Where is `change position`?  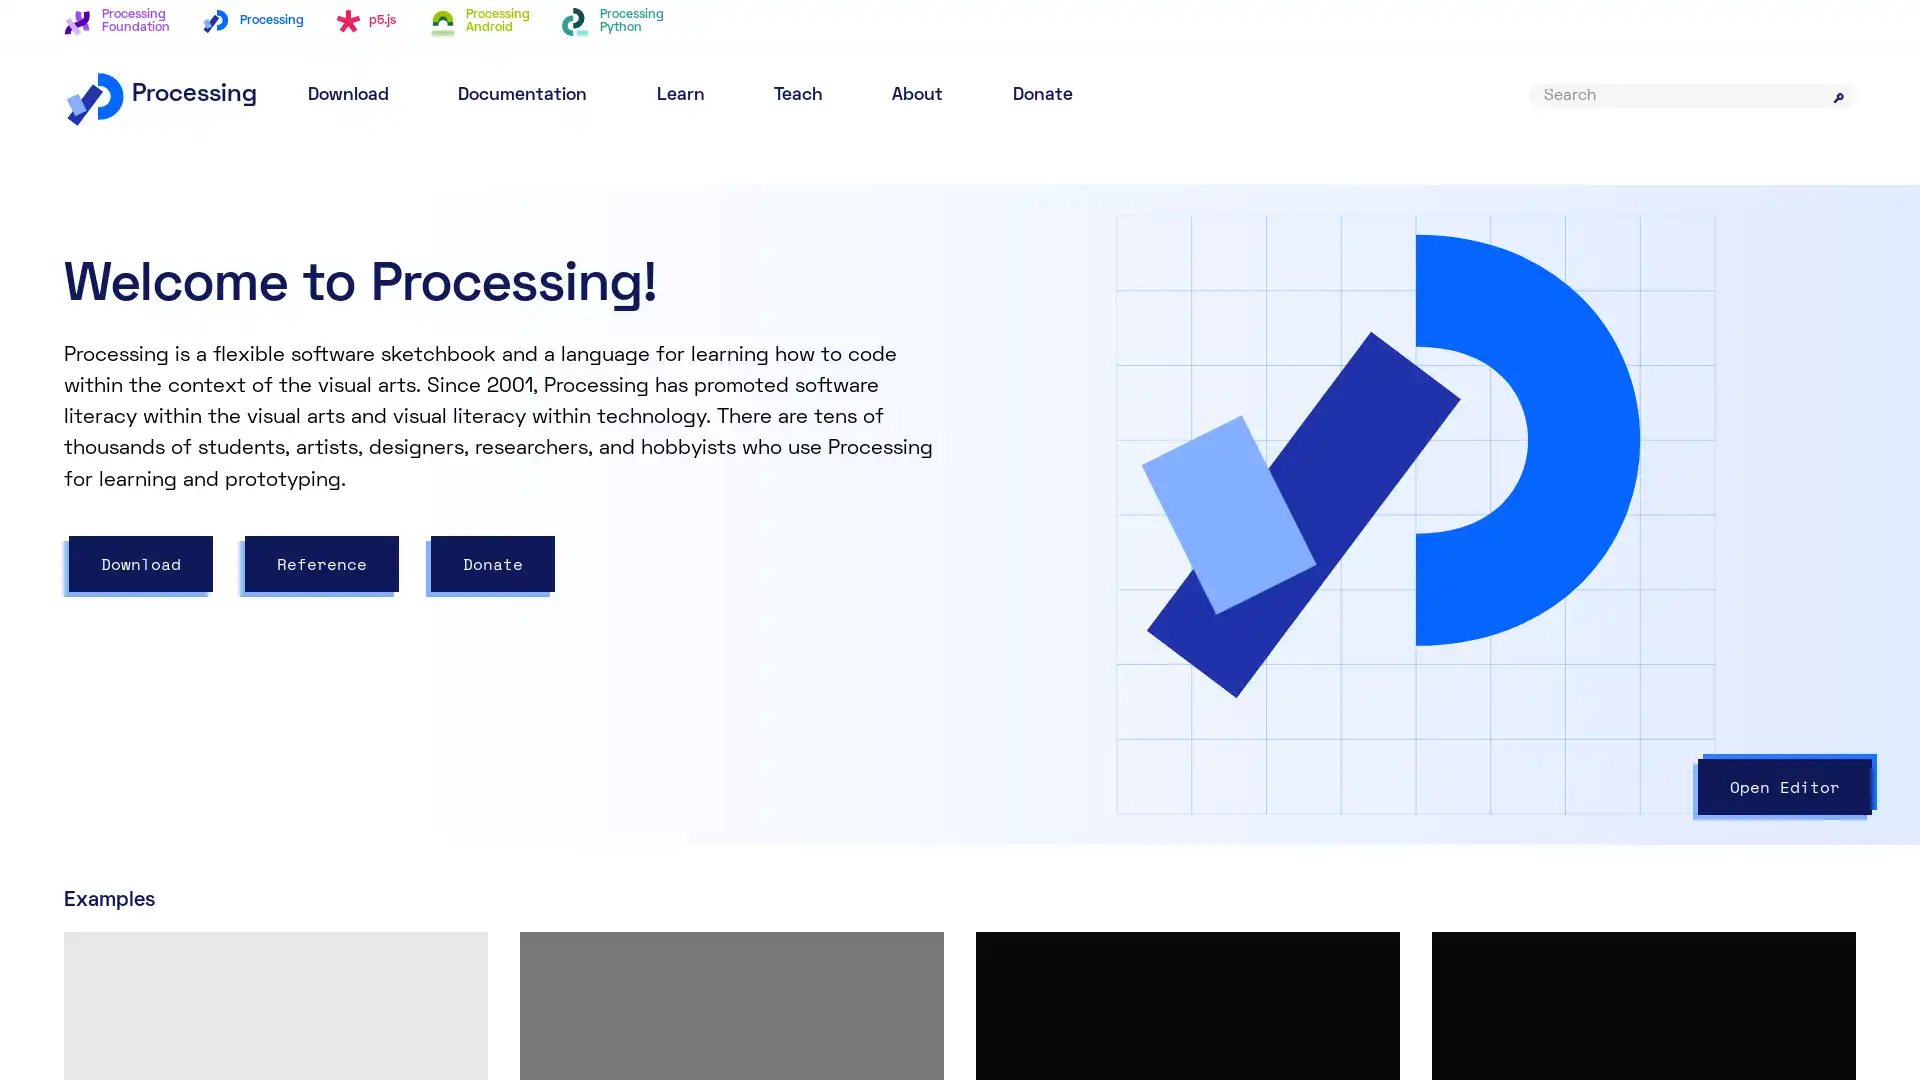
change position is located at coordinates (1184, 663).